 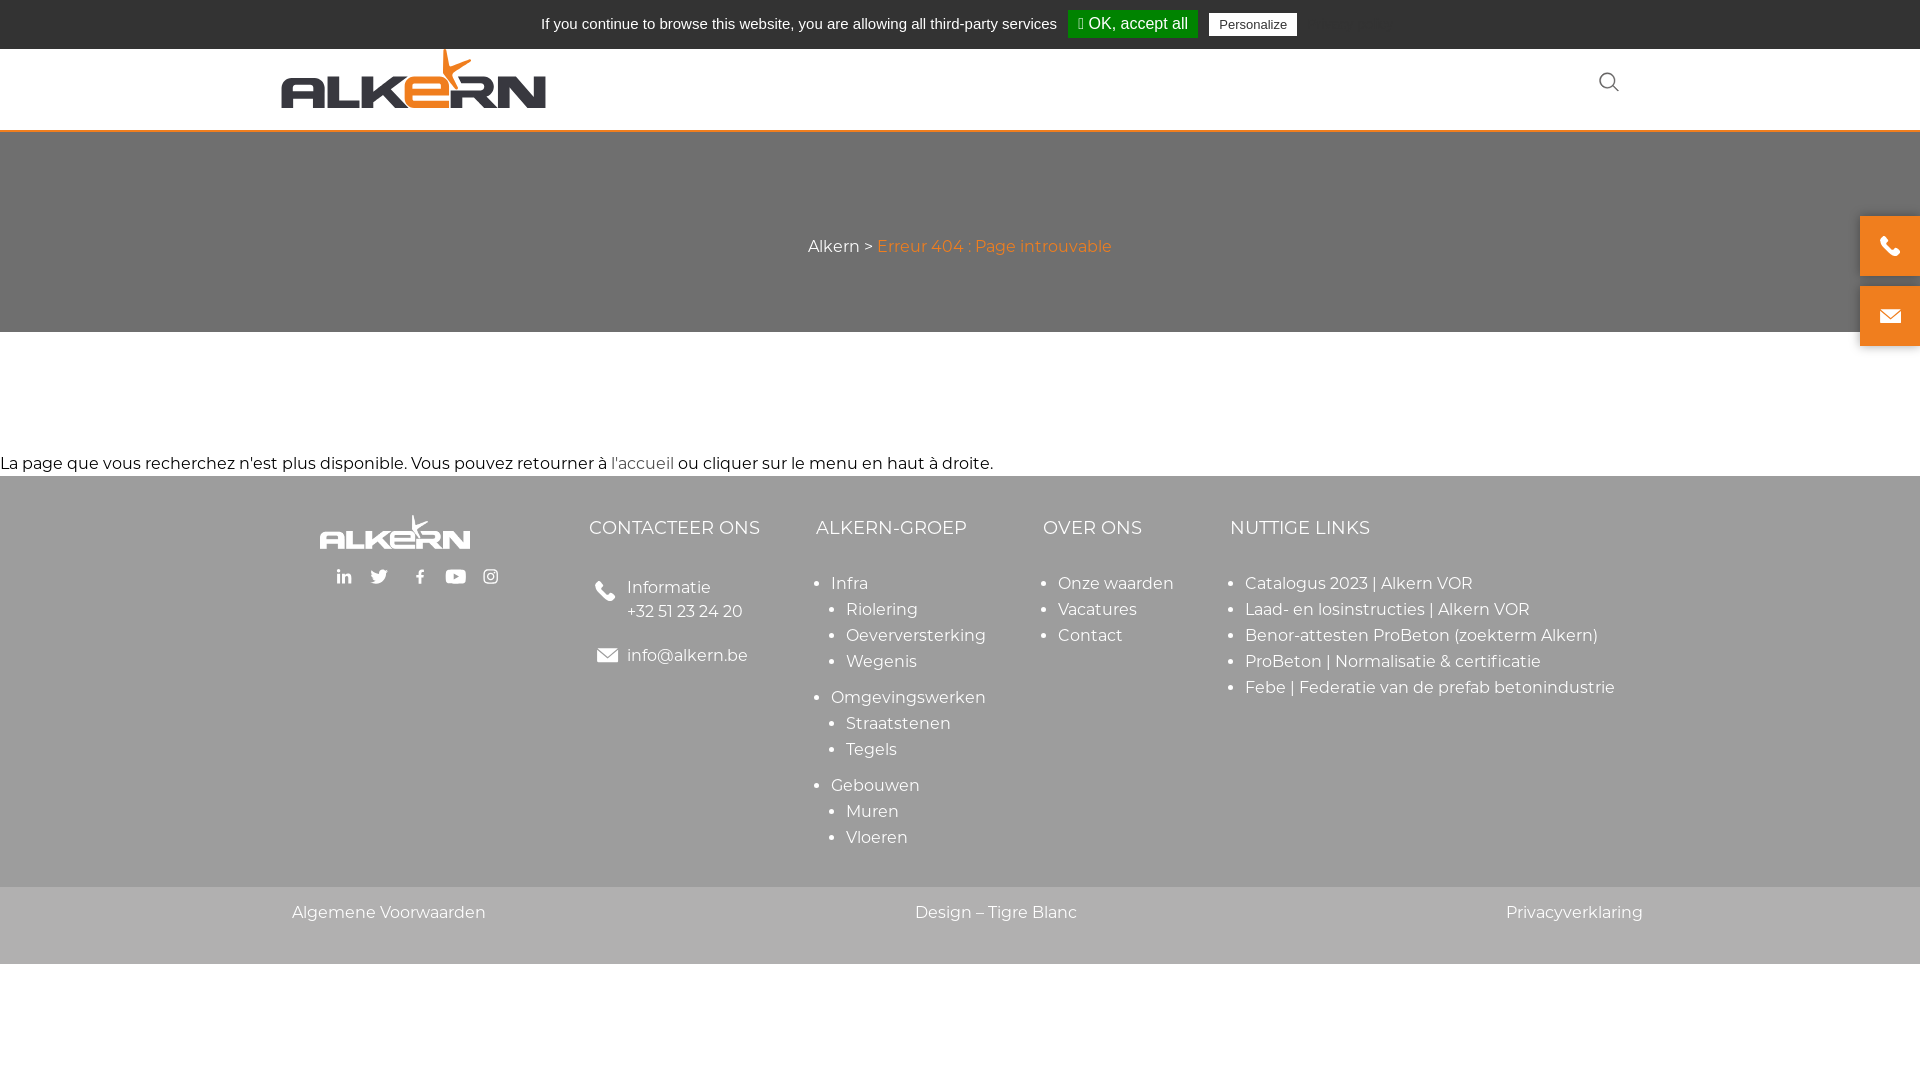 I want to click on 'Omgevingswerken', so click(x=907, y=696).